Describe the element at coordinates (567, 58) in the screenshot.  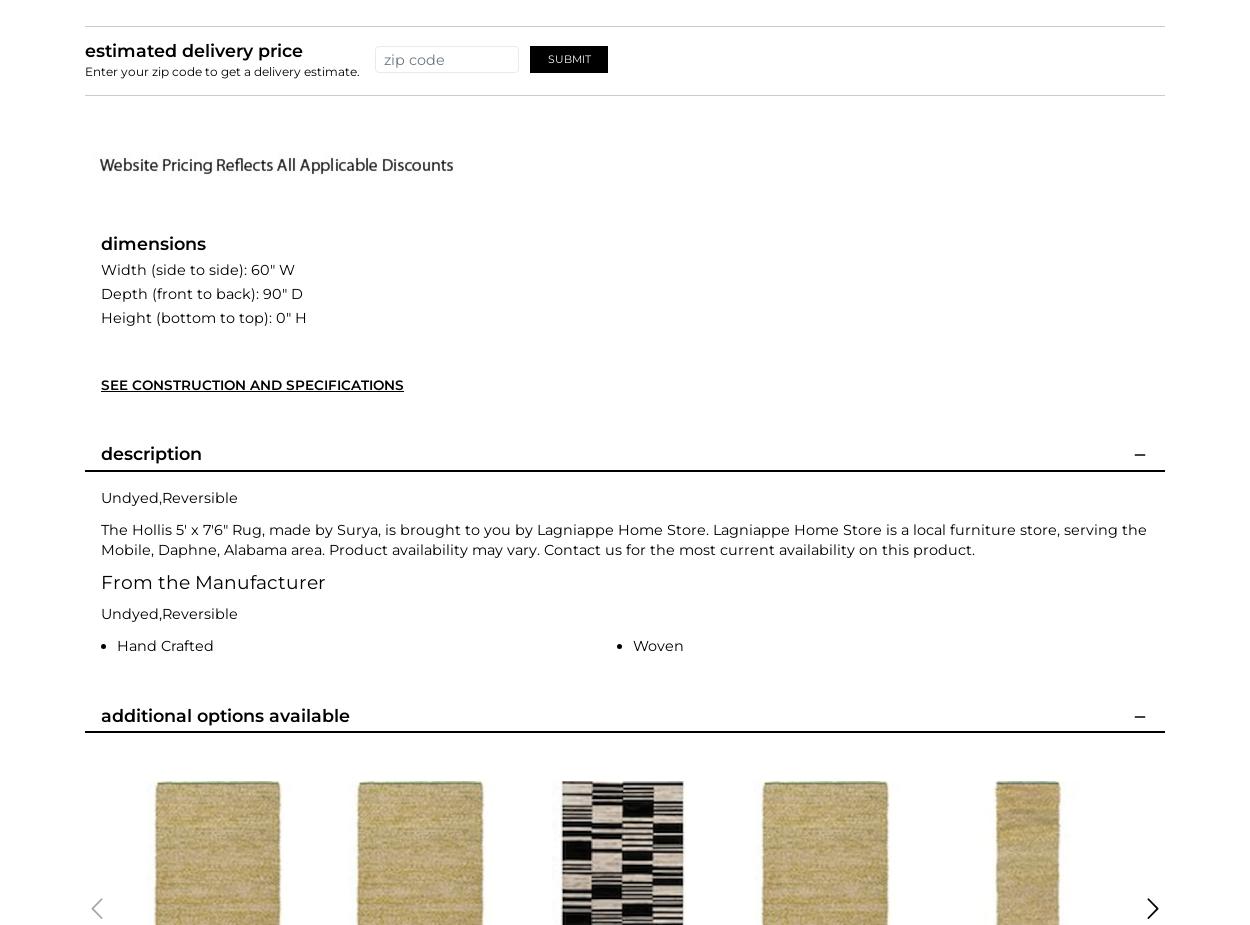
I see `'Submit'` at that location.